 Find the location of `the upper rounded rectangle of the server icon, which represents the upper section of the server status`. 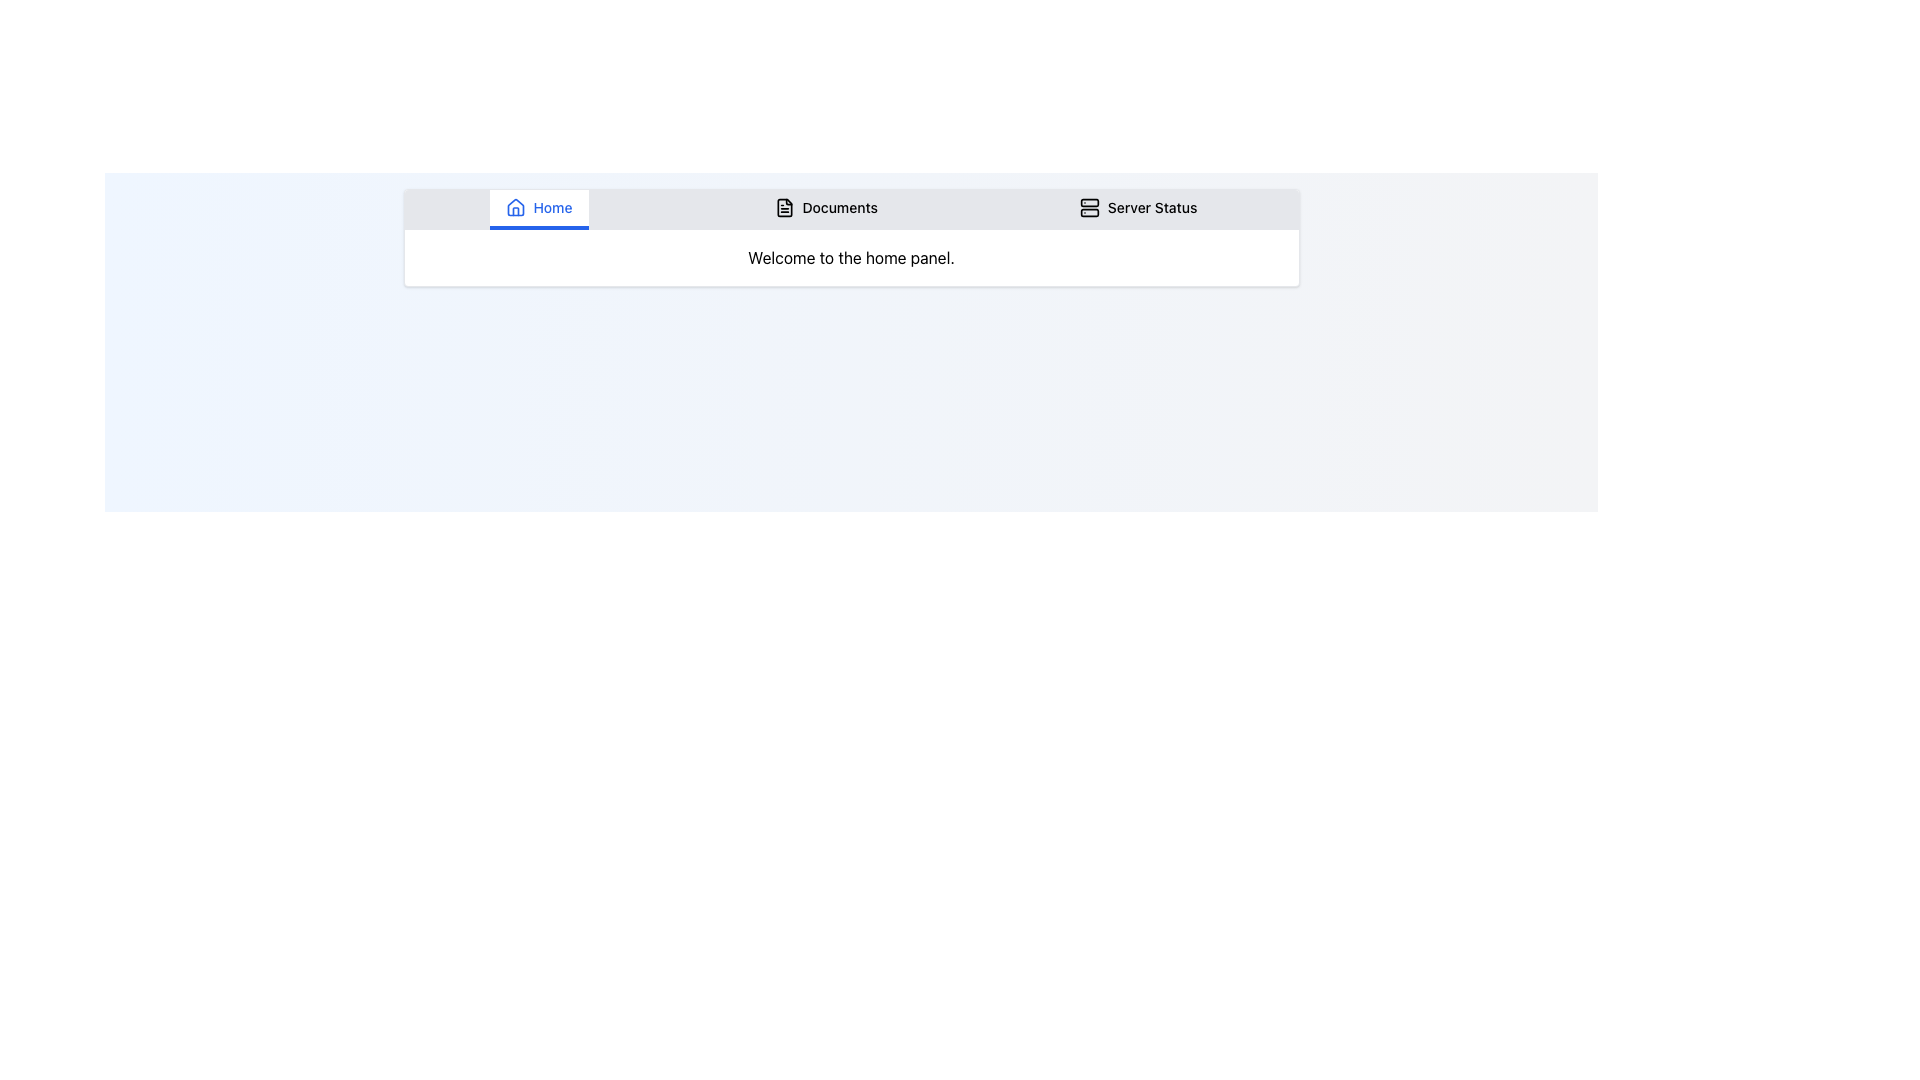

the upper rounded rectangle of the server icon, which represents the upper section of the server status is located at coordinates (1088, 203).